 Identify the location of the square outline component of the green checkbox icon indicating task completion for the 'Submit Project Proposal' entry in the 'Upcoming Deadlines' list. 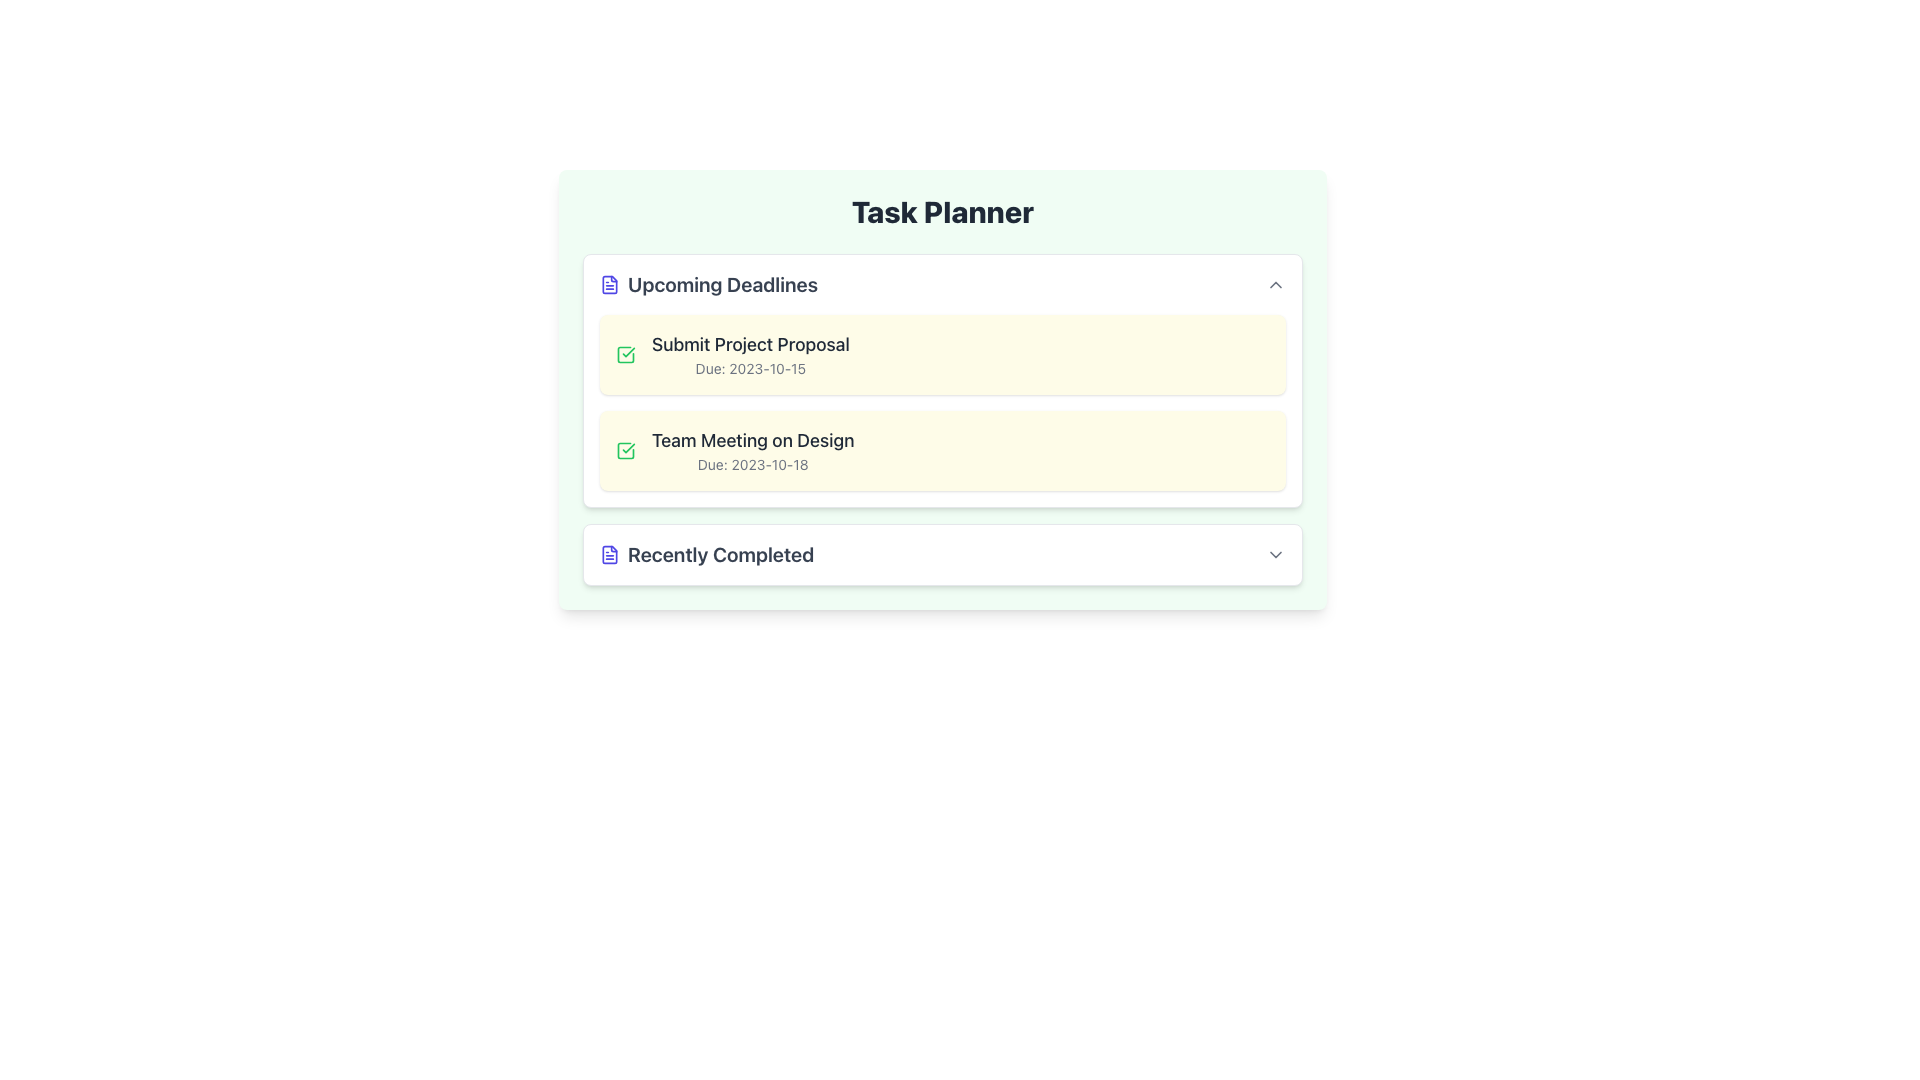
(624, 451).